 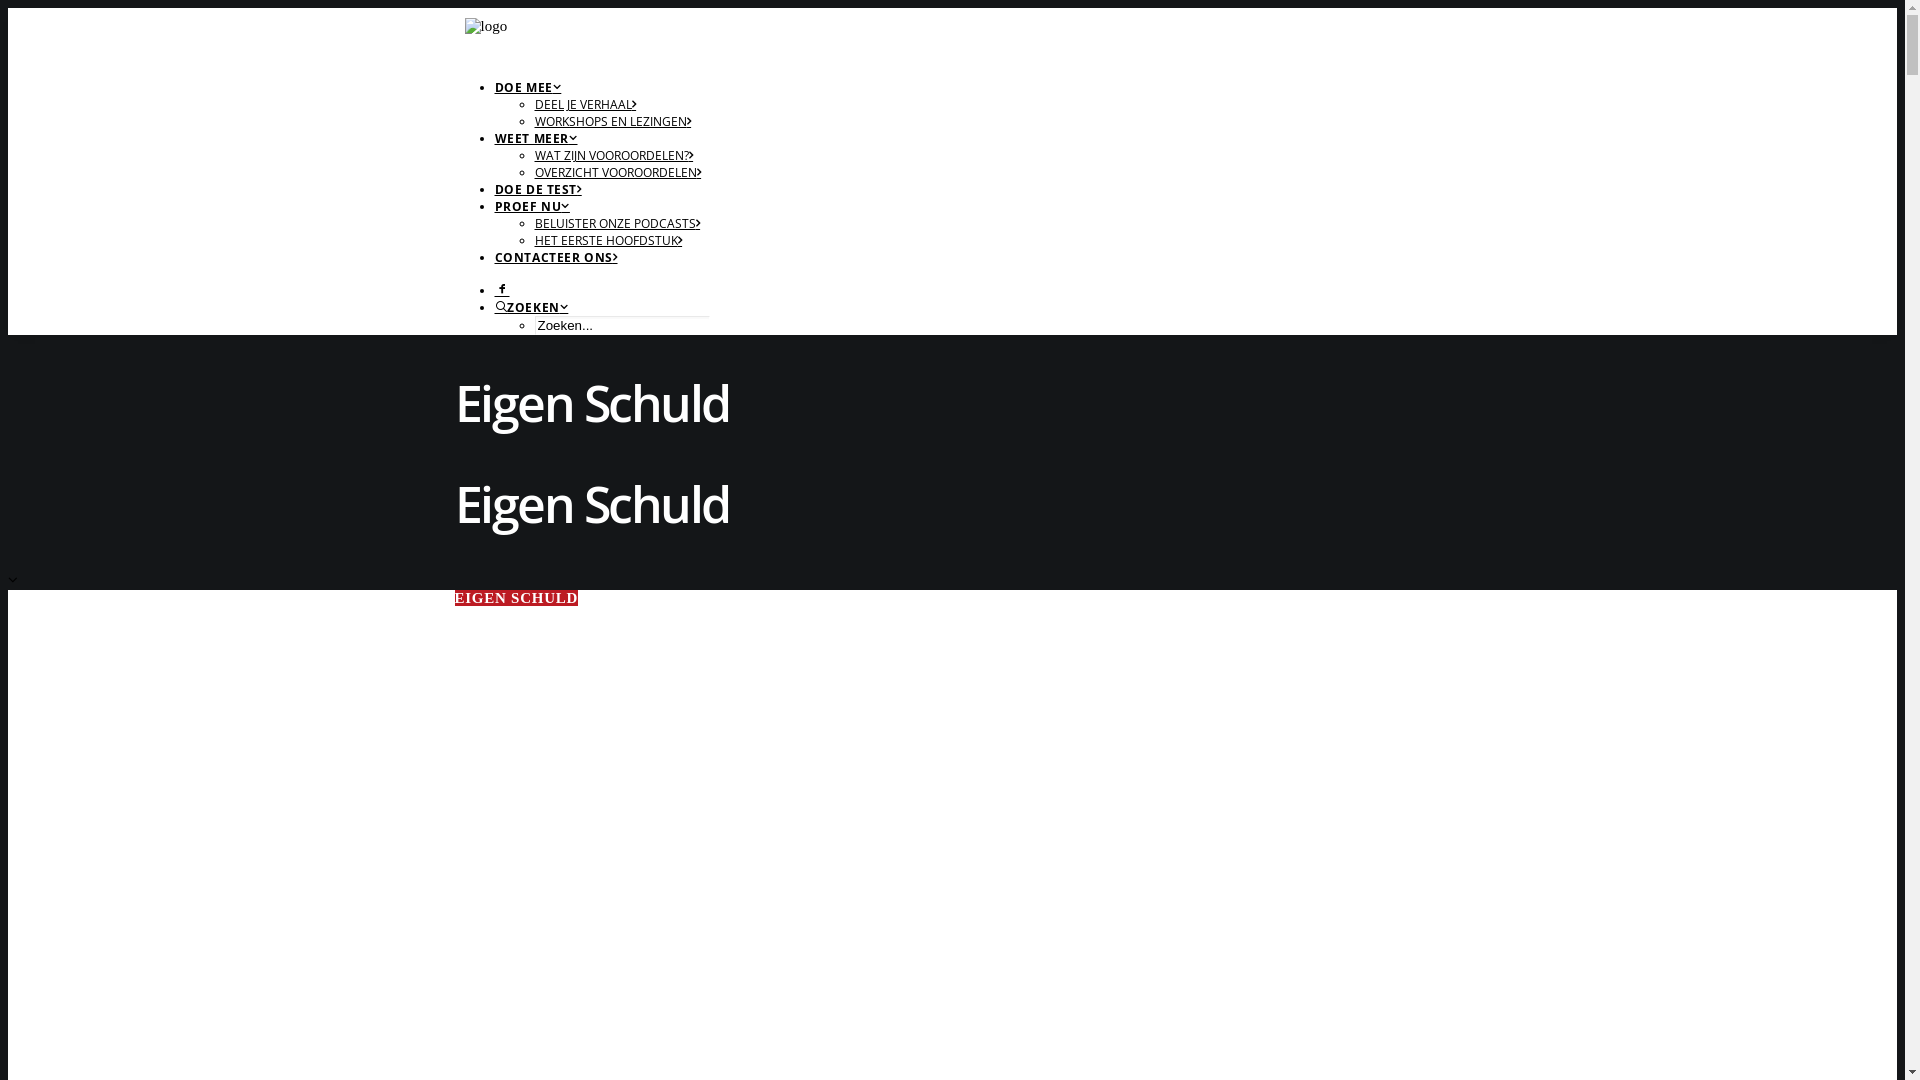 What do you see at coordinates (537, 189) in the screenshot?
I see `'DOE DE TEST'` at bounding box center [537, 189].